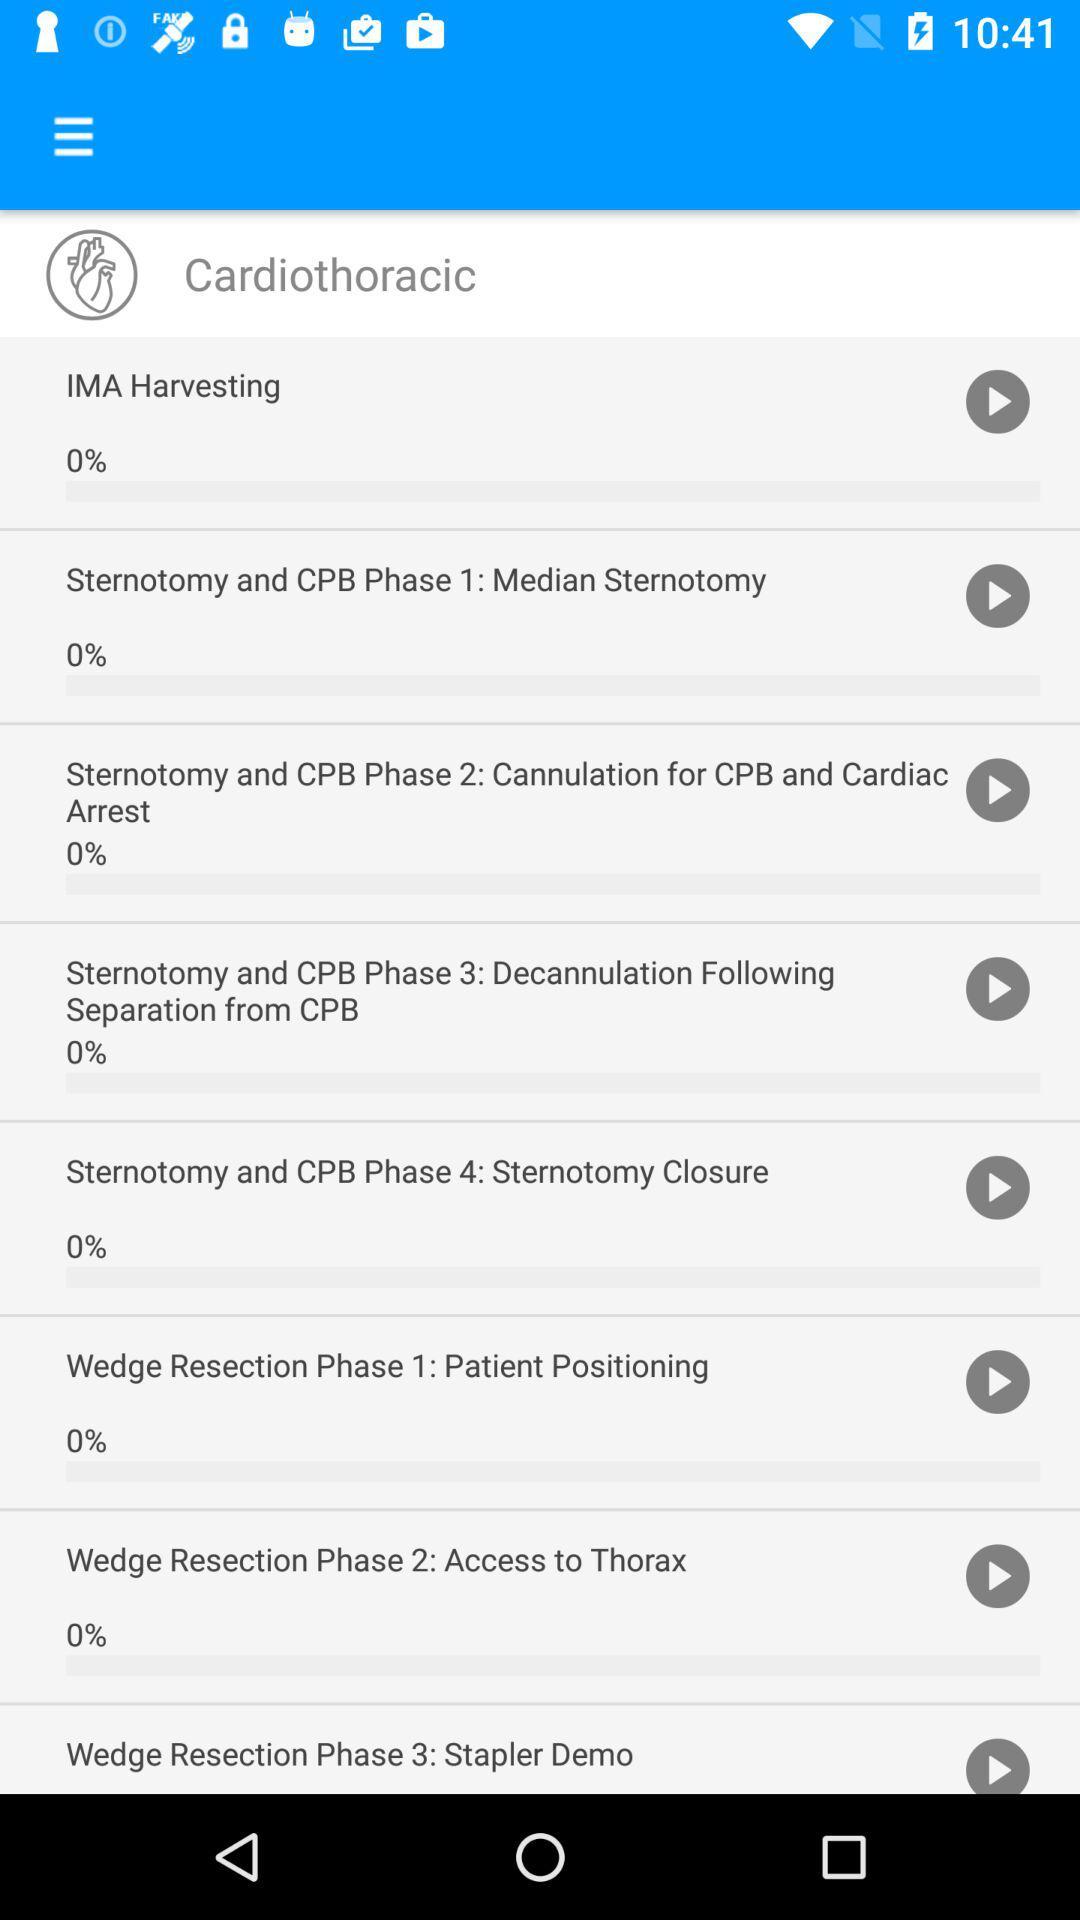 The height and width of the screenshot is (1920, 1080). I want to click on the icon to the right of wedge resection phase, so click(997, 1762).